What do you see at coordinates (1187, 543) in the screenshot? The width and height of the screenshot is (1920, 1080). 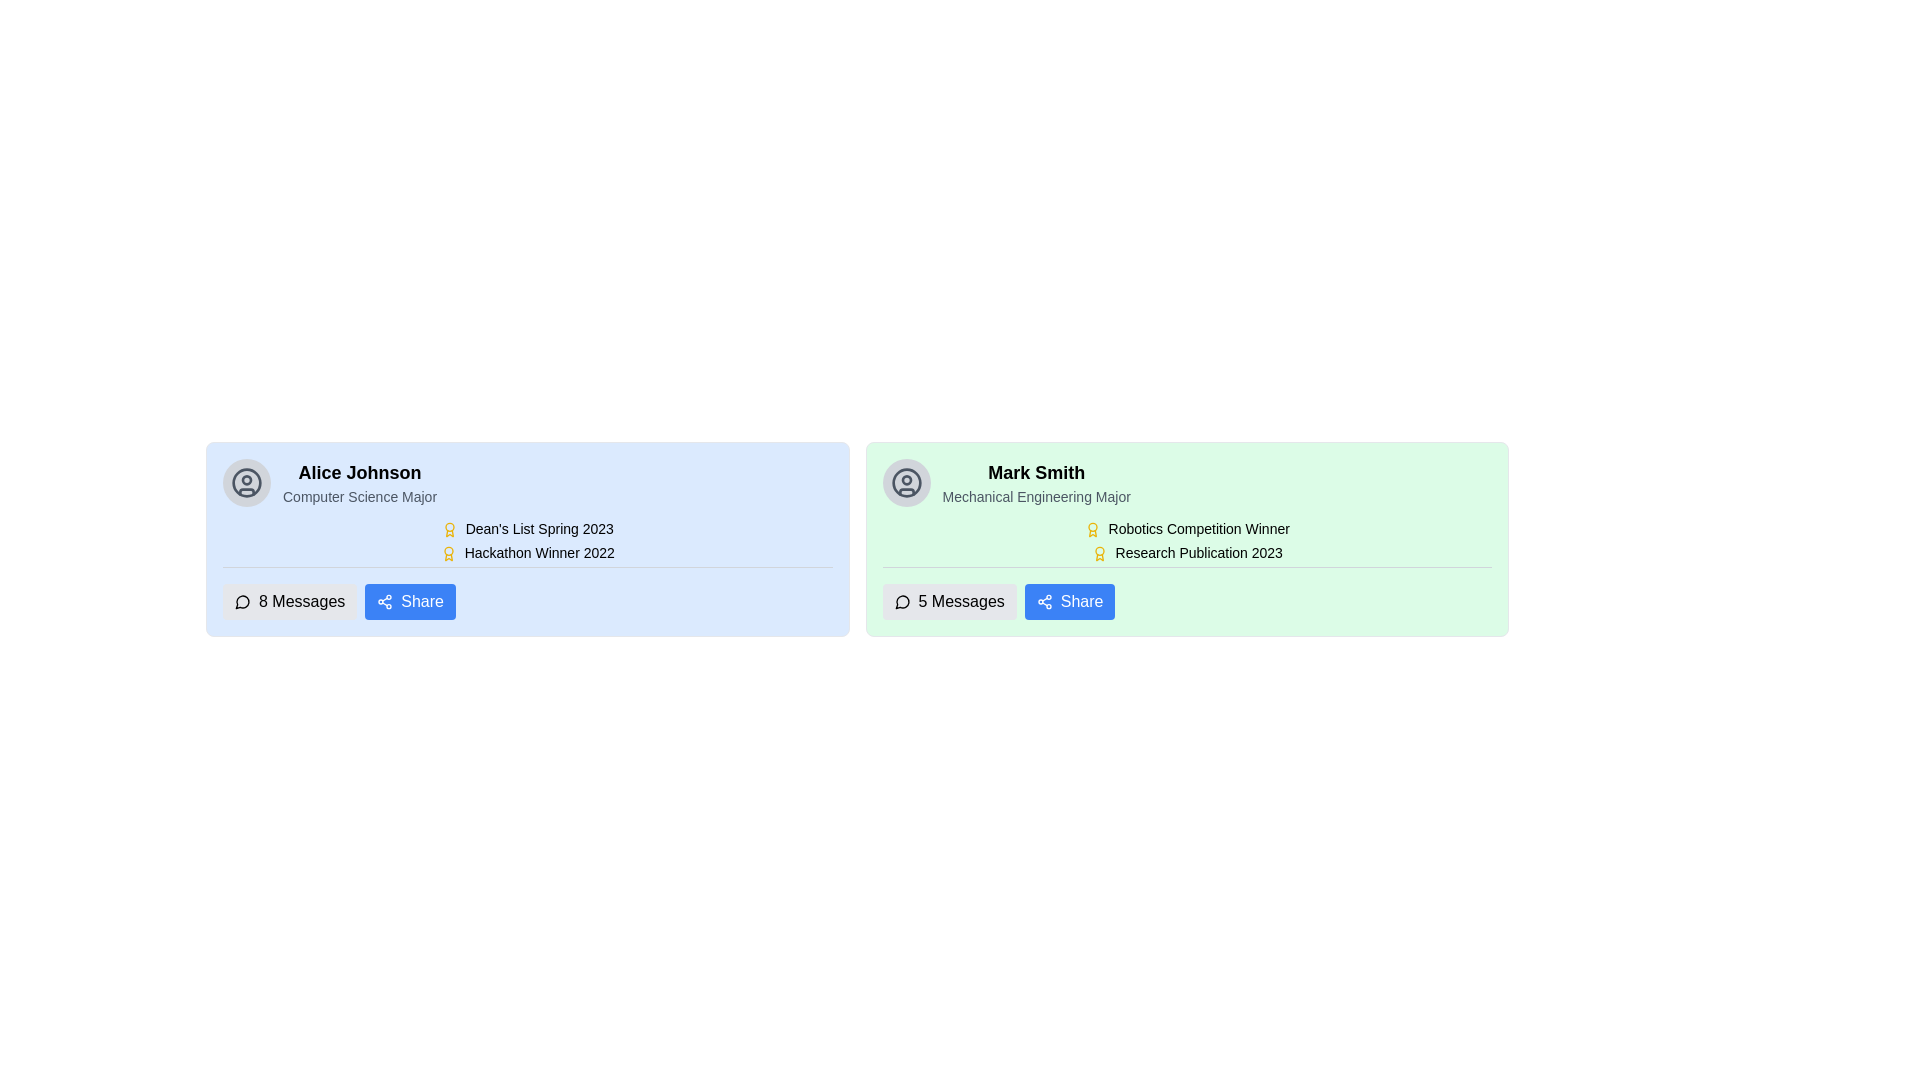 I see `the achievements text block within Mark Smith's profile card to associate the achievements with the individual` at bounding box center [1187, 543].